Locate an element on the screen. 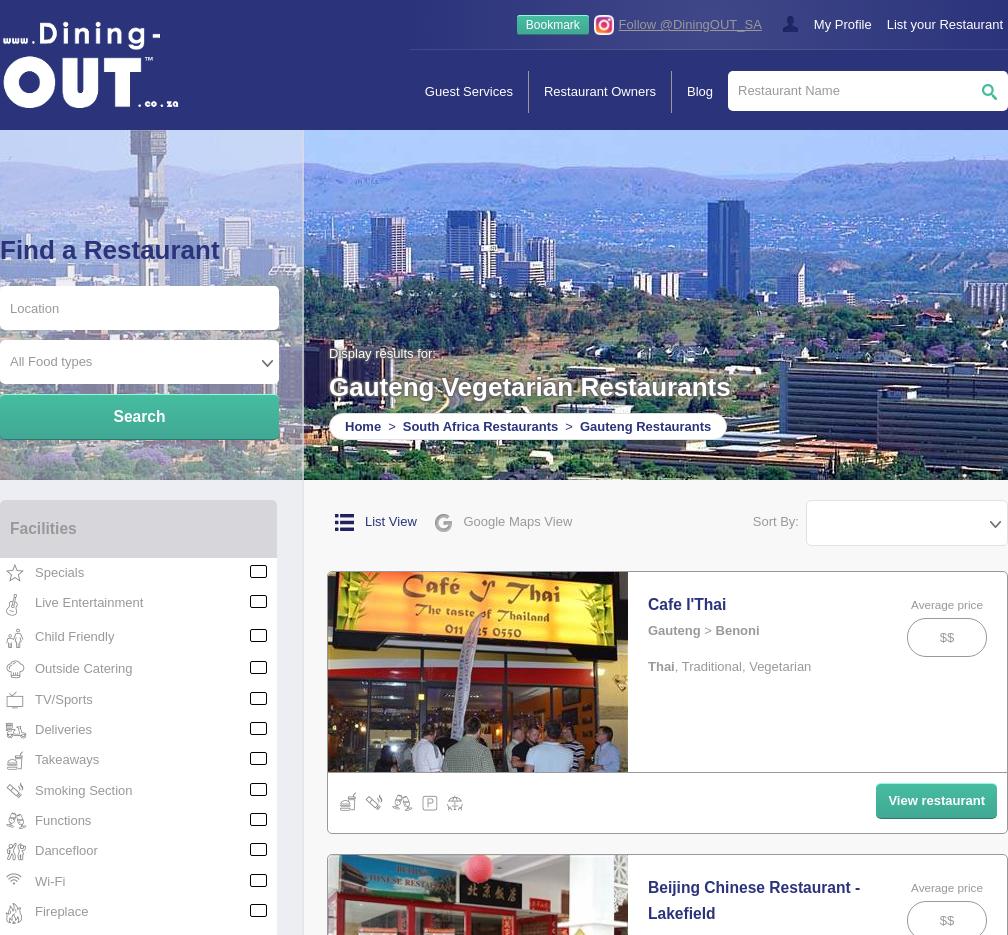 The width and height of the screenshot is (1008, 935). 'Beijing Chinese Restaurant - Lakefield' is located at coordinates (753, 900).